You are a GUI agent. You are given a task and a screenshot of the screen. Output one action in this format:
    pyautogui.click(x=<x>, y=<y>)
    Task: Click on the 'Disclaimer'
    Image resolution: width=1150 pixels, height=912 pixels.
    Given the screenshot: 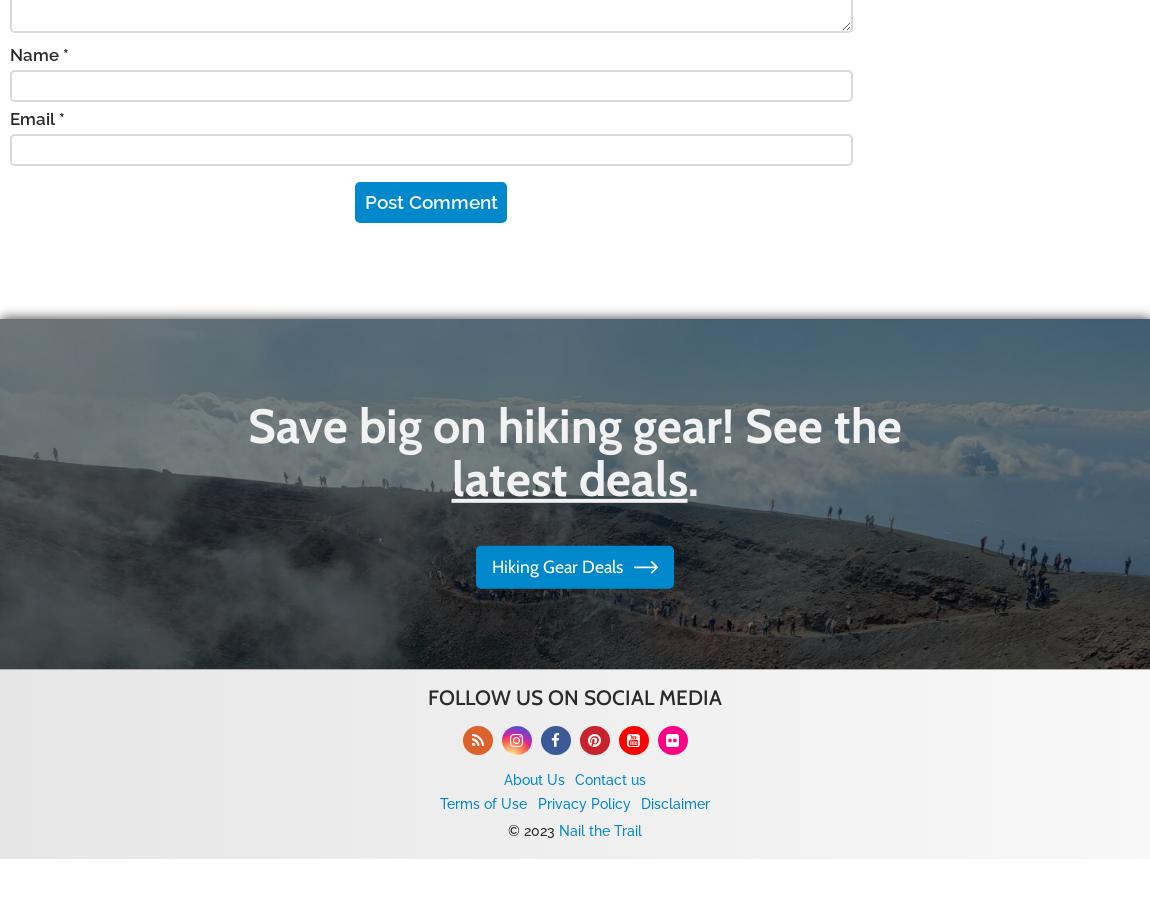 What is the action you would take?
    pyautogui.click(x=638, y=802)
    